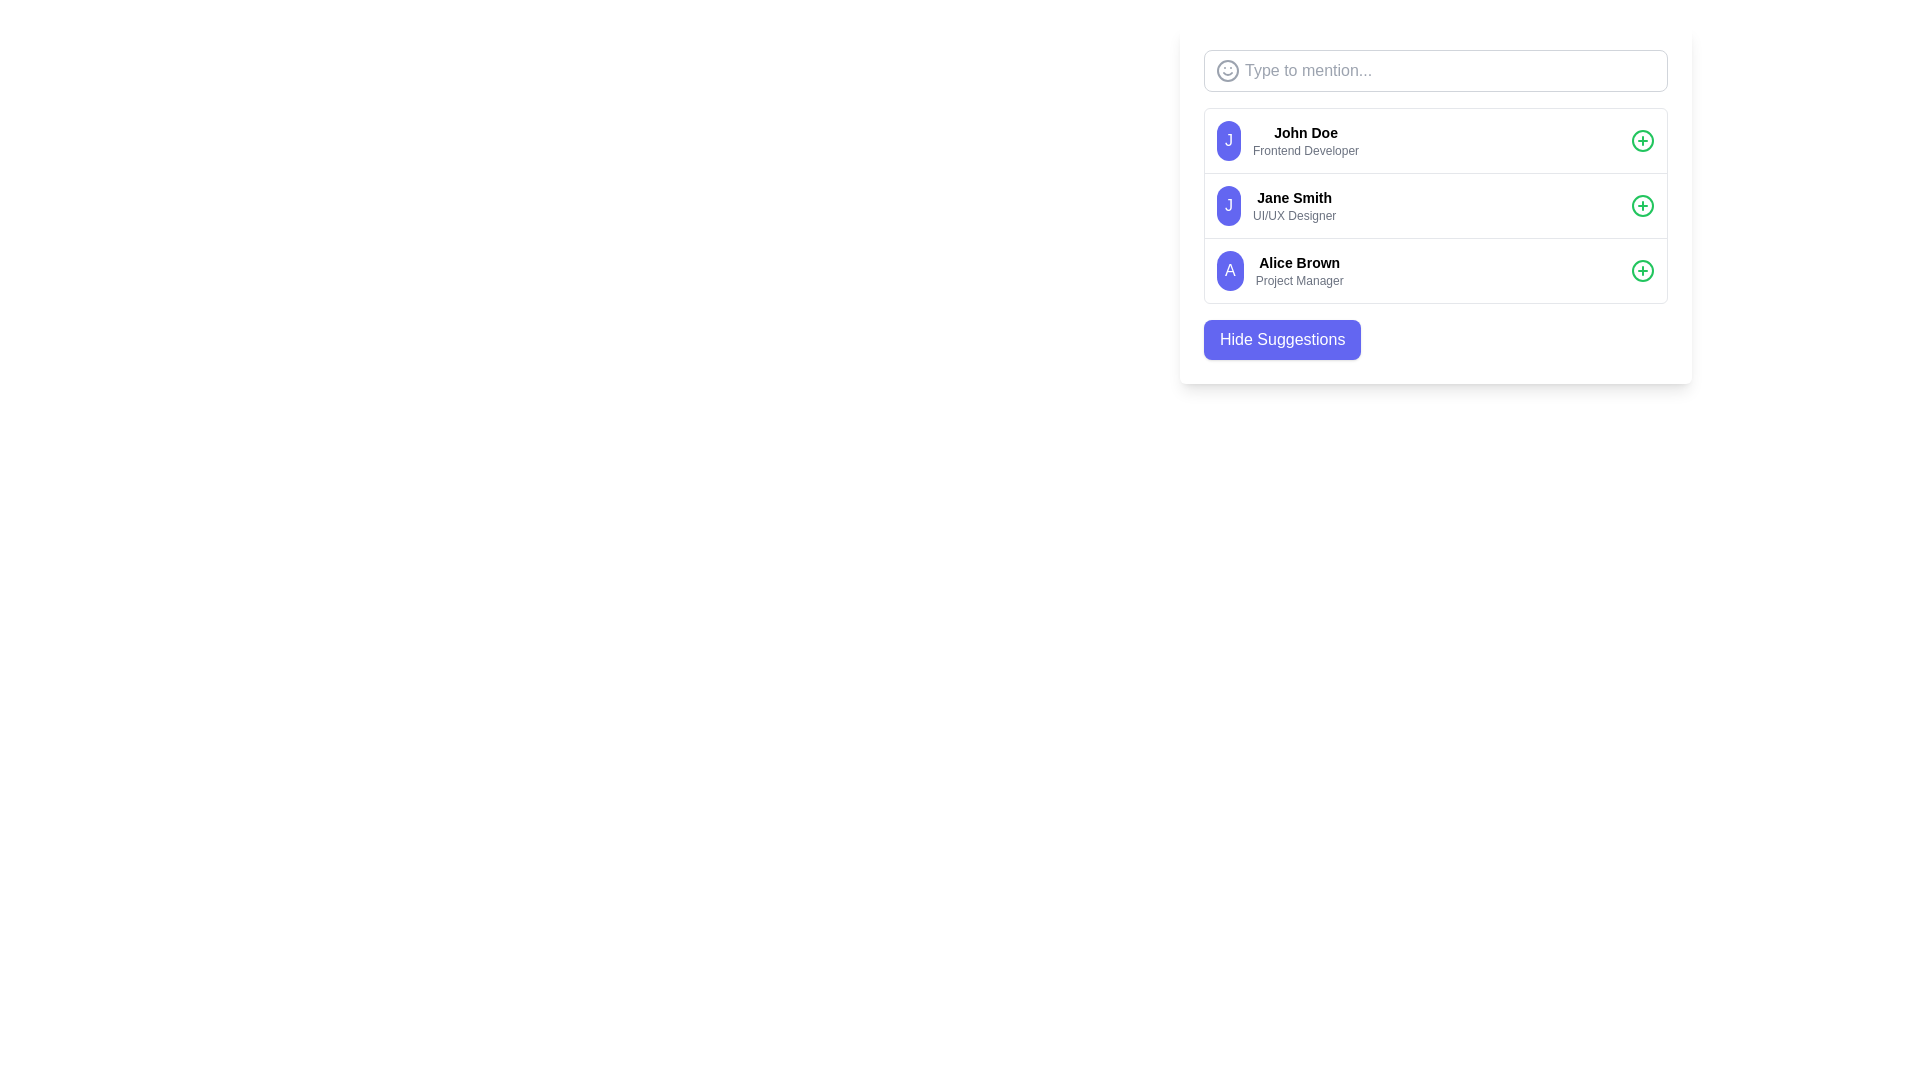  What do you see at coordinates (1227, 69) in the screenshot?
I see `the decorative icon located on the left side of the text input field labeled 'Type to mention...' within the interactive menu, which serves as a leading design component` at bounding box center [1227, 69].